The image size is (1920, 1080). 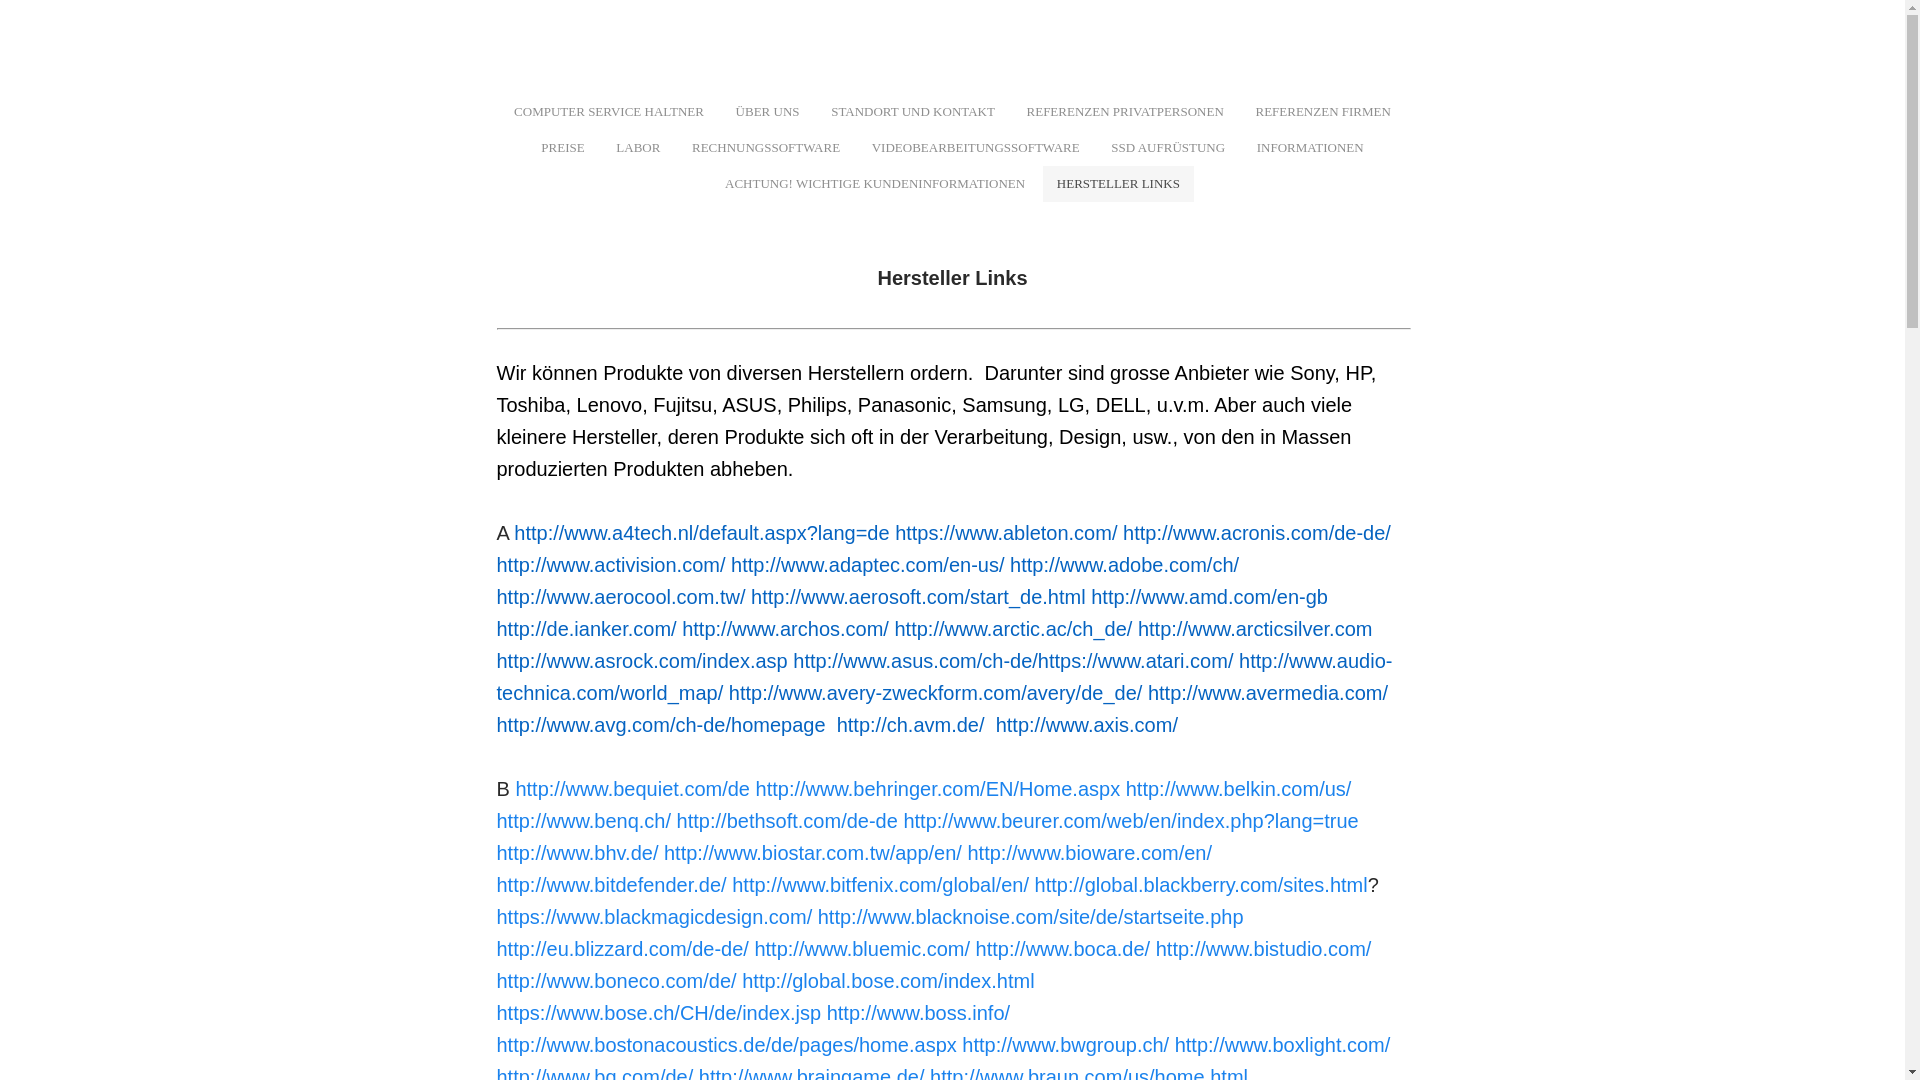 I want to click on 'HERSTELLER LINKS', so click(x=1117, y=184).